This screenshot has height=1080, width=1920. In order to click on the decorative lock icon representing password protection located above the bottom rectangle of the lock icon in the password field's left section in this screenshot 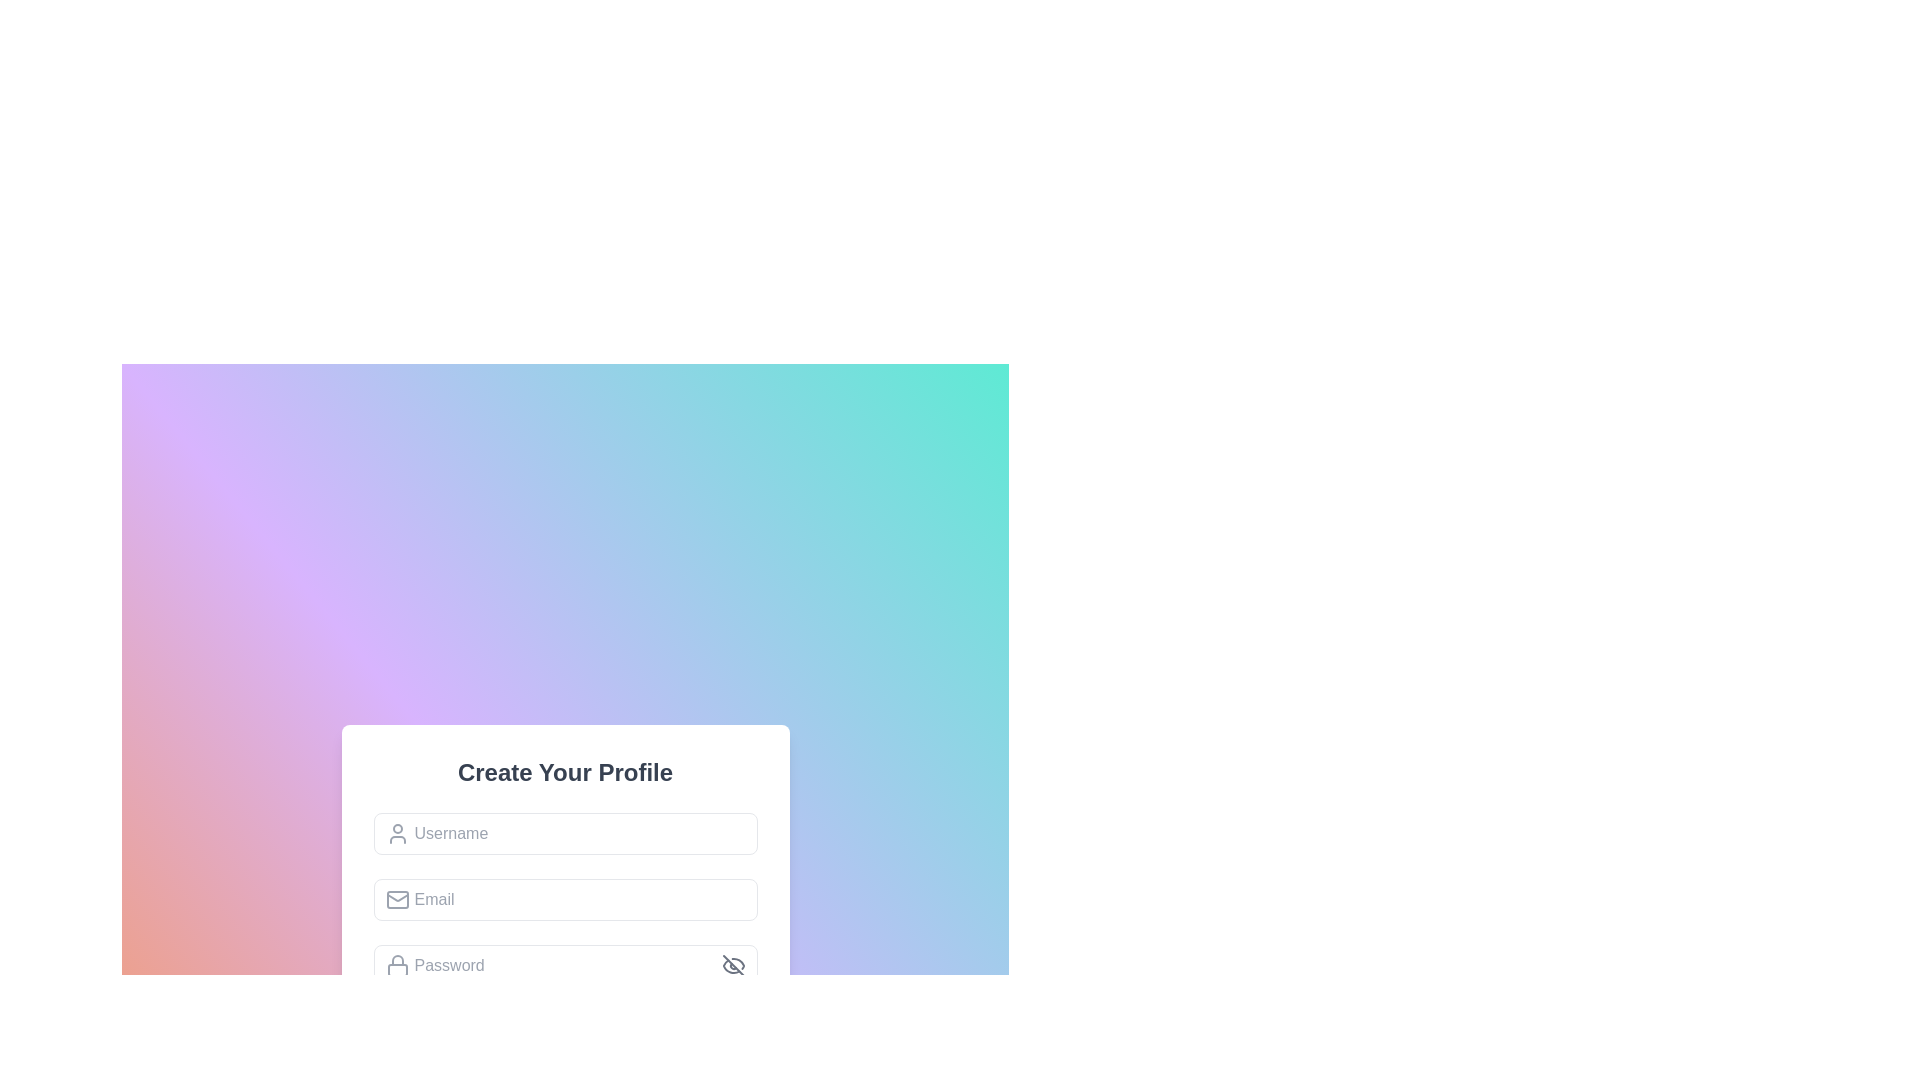, I will do `click(397, 959)`.